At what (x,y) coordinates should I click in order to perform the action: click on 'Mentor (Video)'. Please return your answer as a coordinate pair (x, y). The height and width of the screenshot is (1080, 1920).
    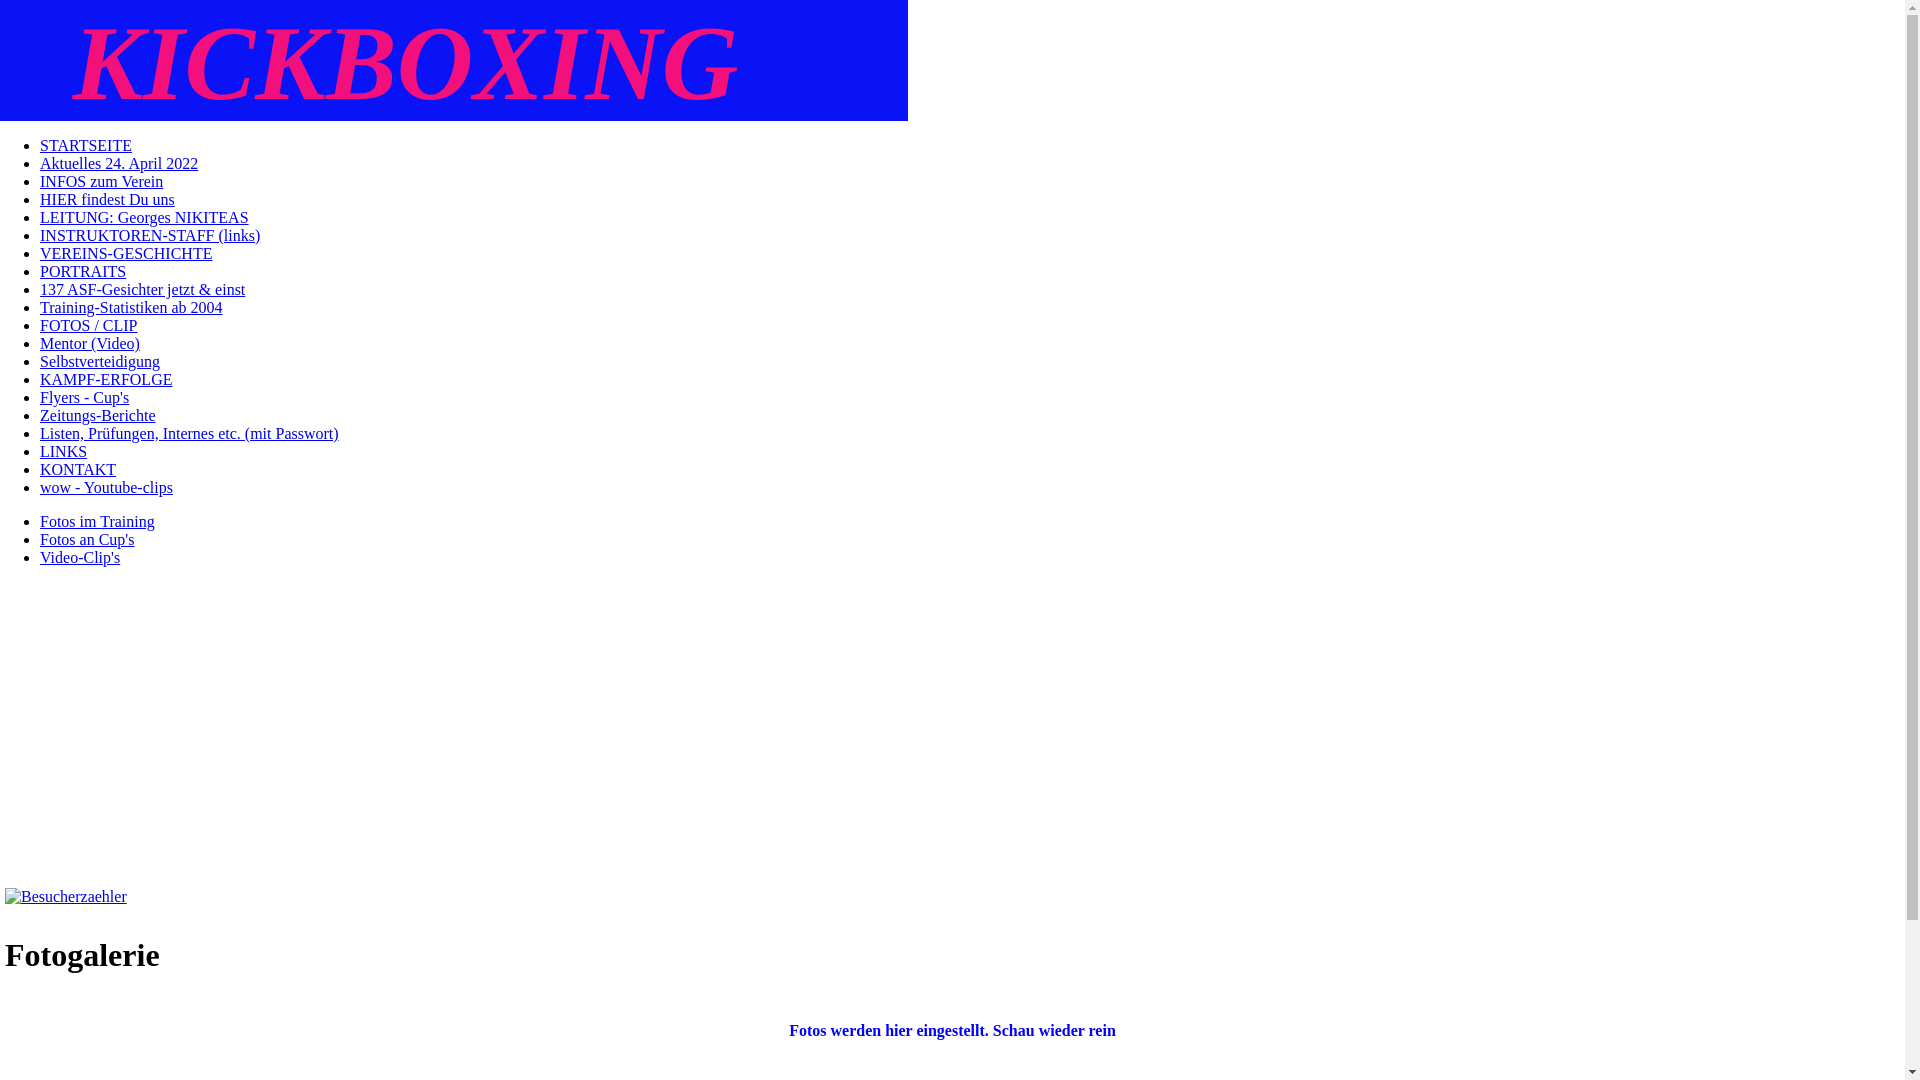
    Looking at the image, I should click on (89, 342).